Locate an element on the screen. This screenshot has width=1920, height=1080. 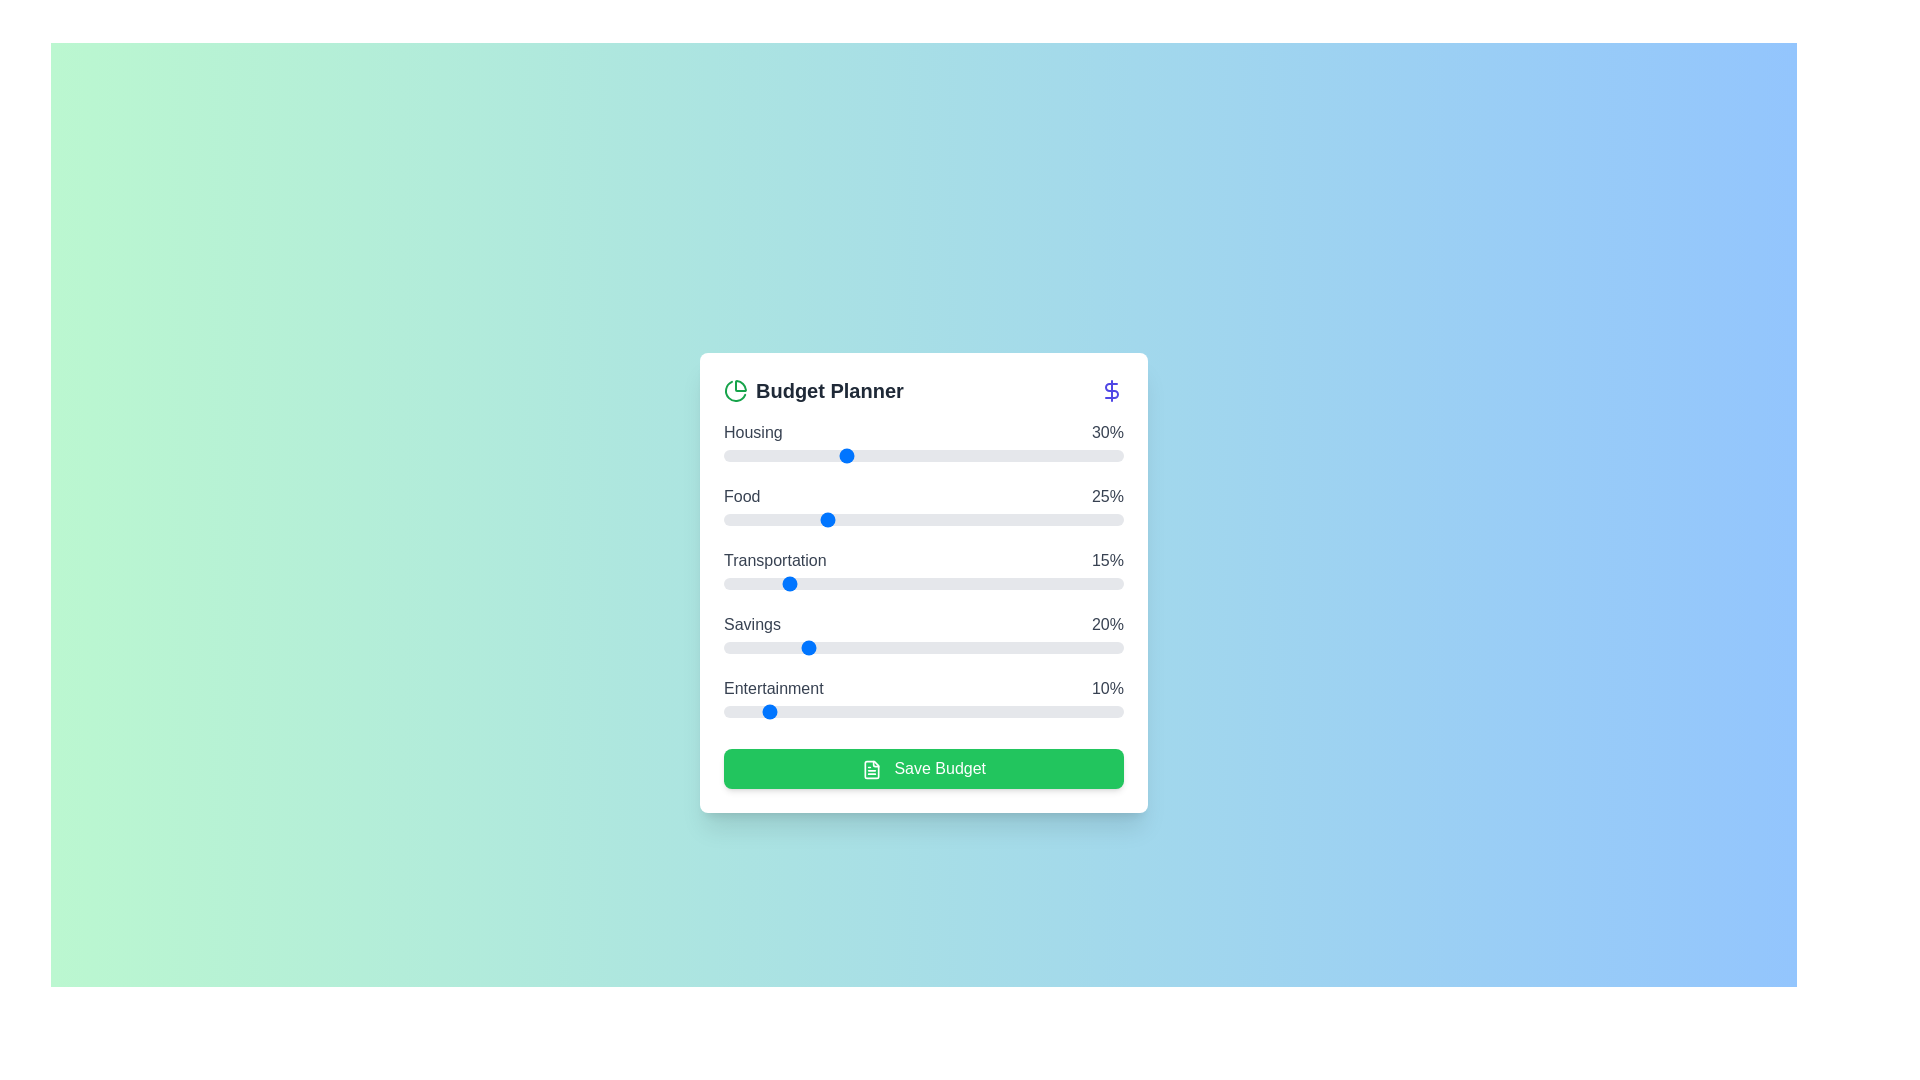
the slider for 'Food' to set its percentage to 23 is located at coordinates (816, 519).